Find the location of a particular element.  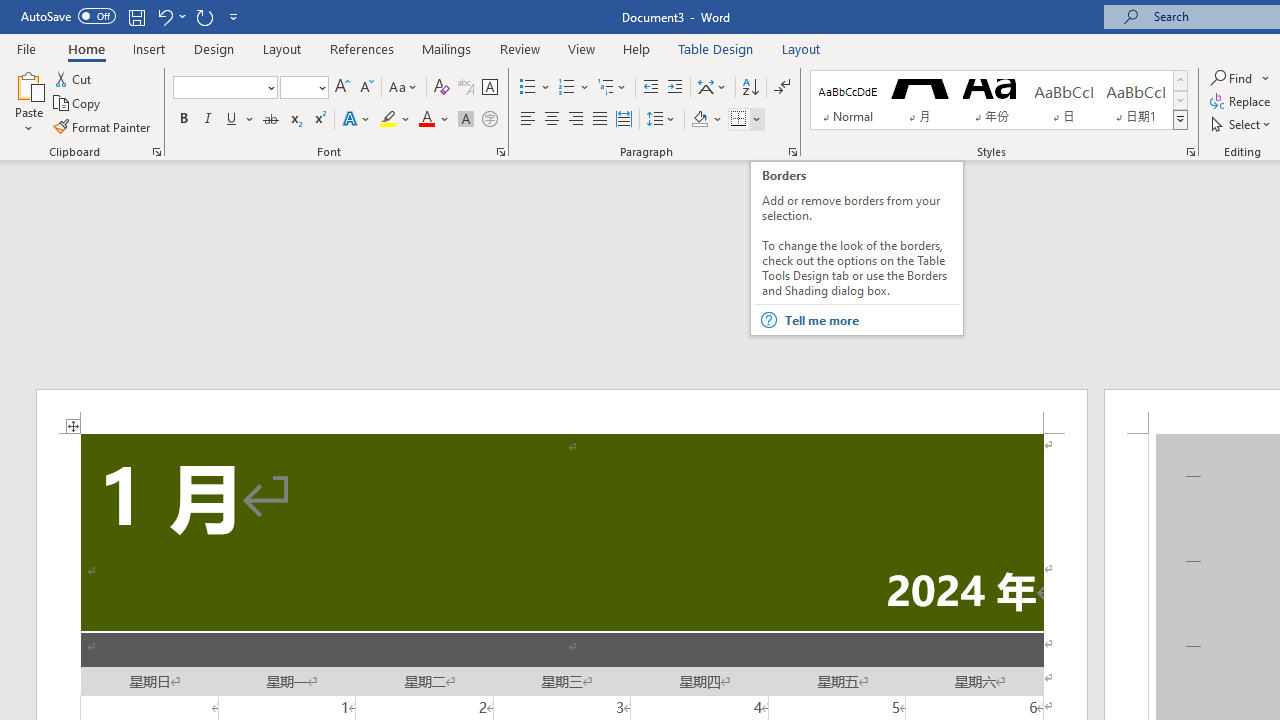

'Text Effects and Typography' is located at coordinates (357, 119).